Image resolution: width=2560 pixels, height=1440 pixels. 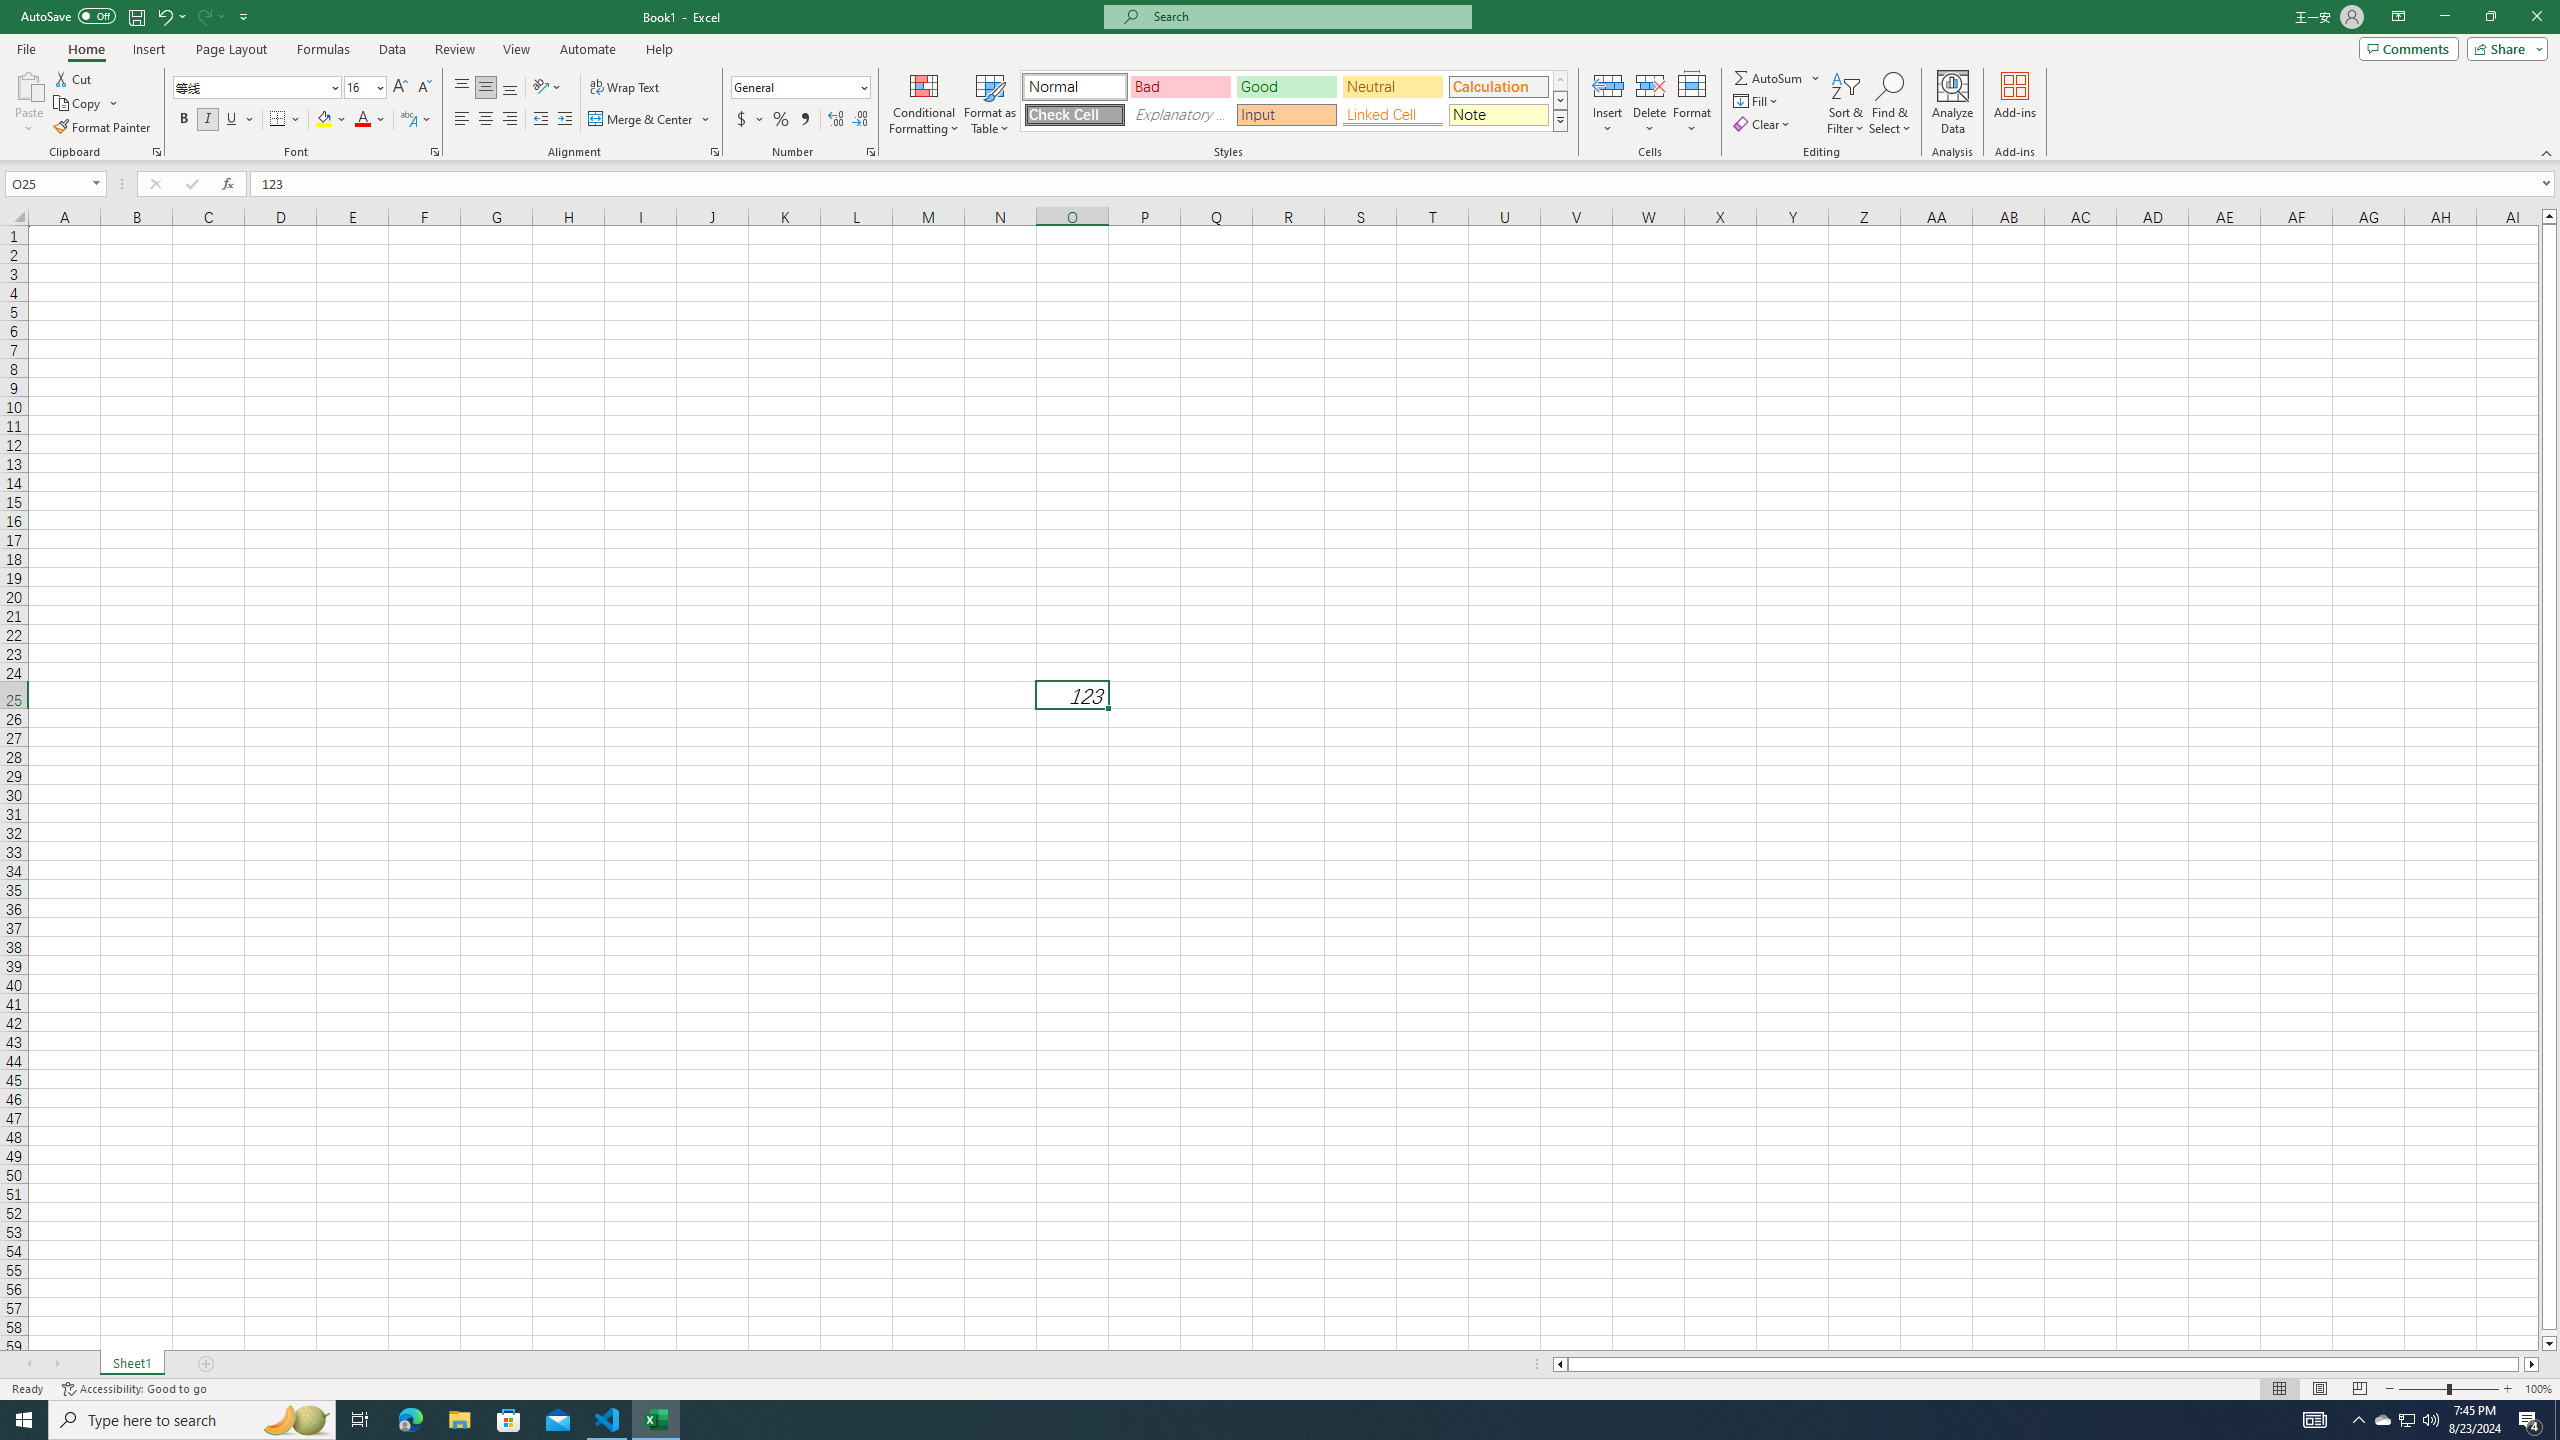 What do you see at coordinates (1181, 114) in the screenshot?
I see `'Explanatory Text'` at bounding box center [1181, 114].